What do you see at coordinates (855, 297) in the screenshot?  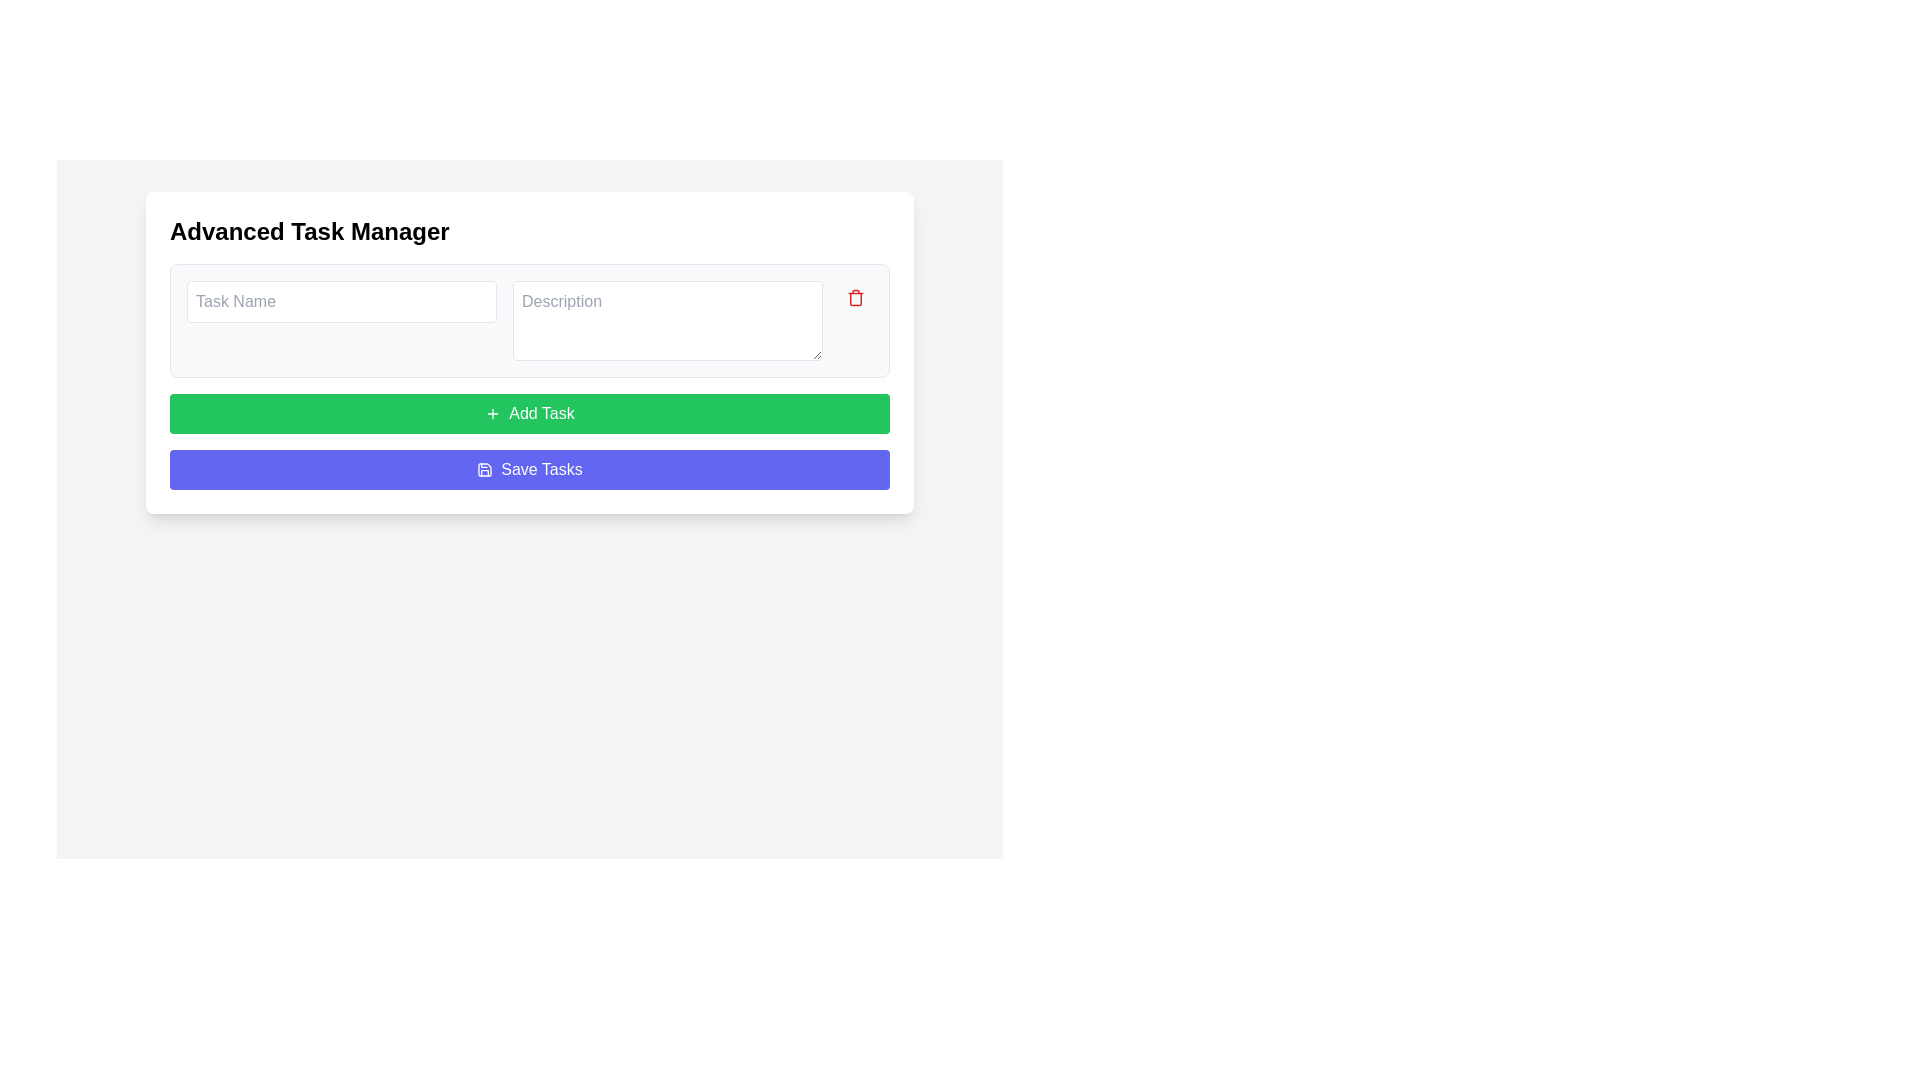 I see `the delete button located at the far right of the task entry section` at bounding box center [855, 297].